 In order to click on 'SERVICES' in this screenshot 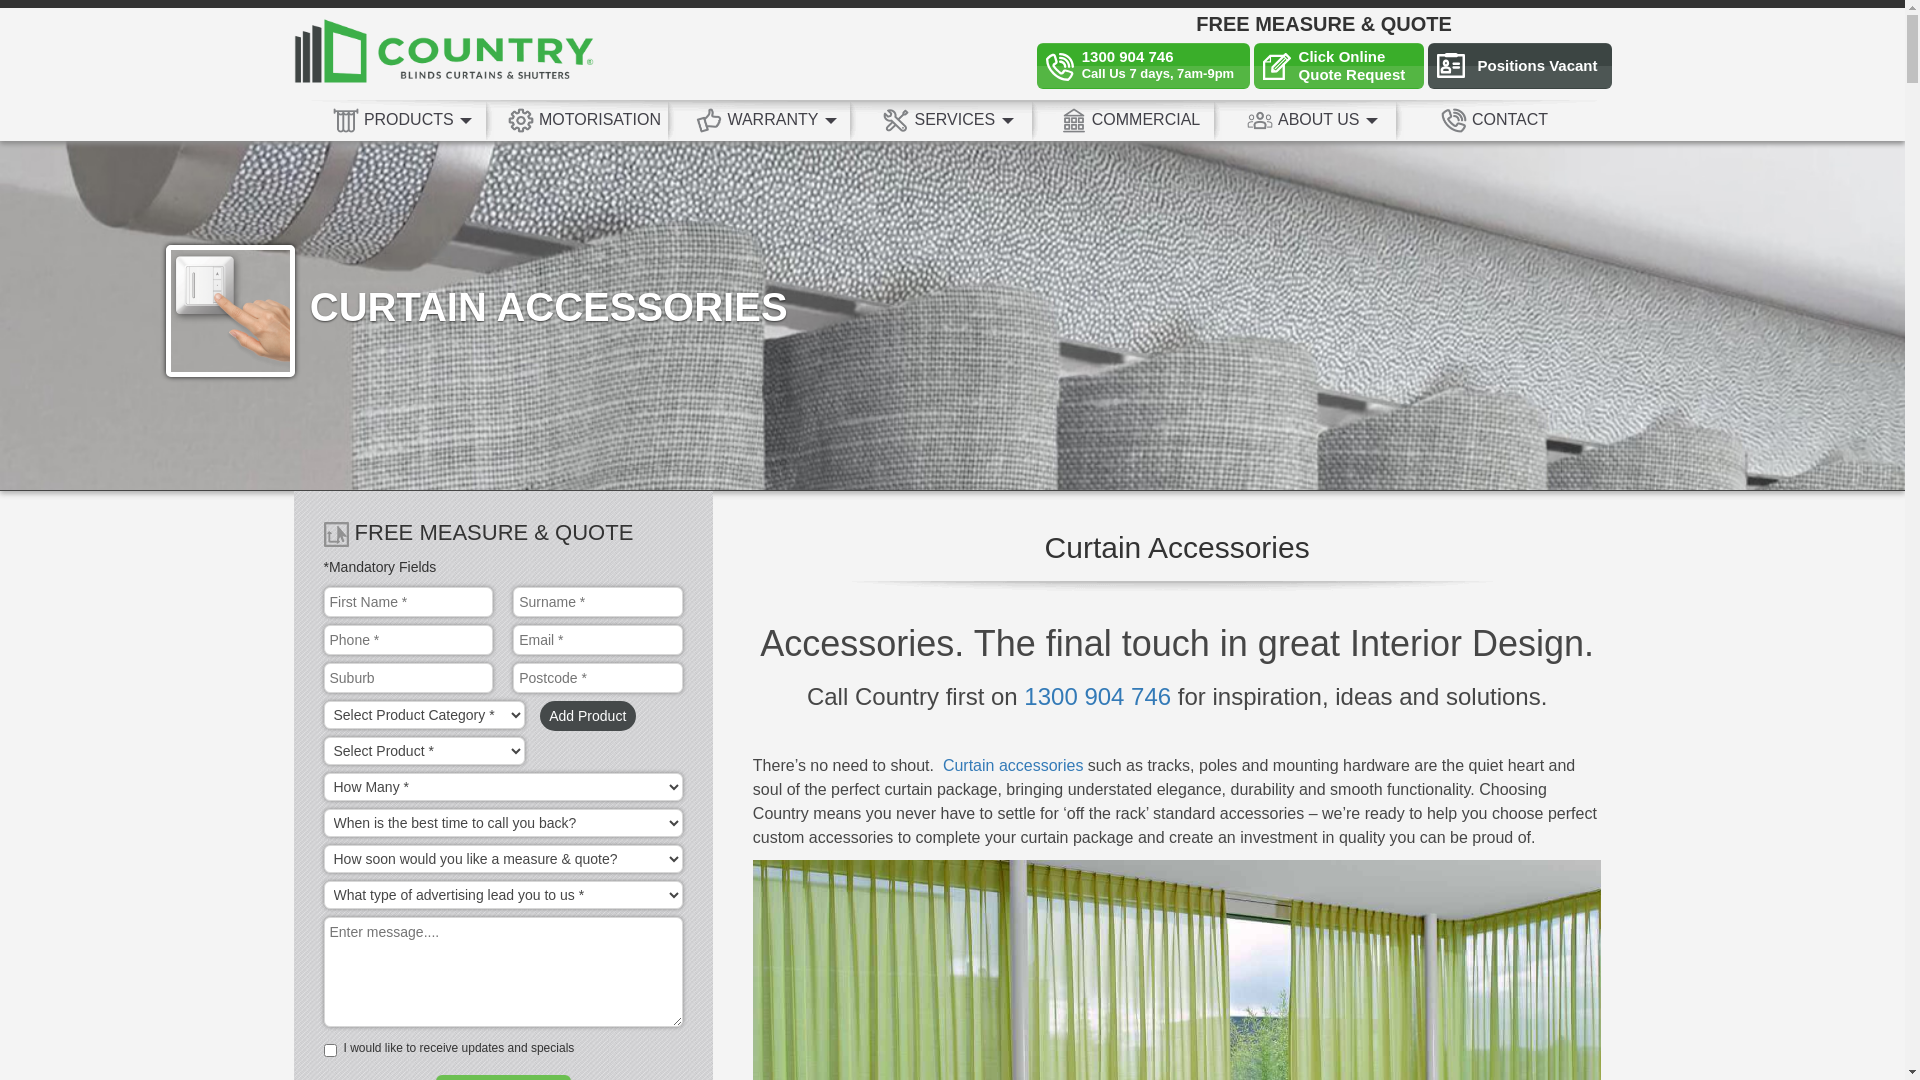, I will do `click(948, 120)`.